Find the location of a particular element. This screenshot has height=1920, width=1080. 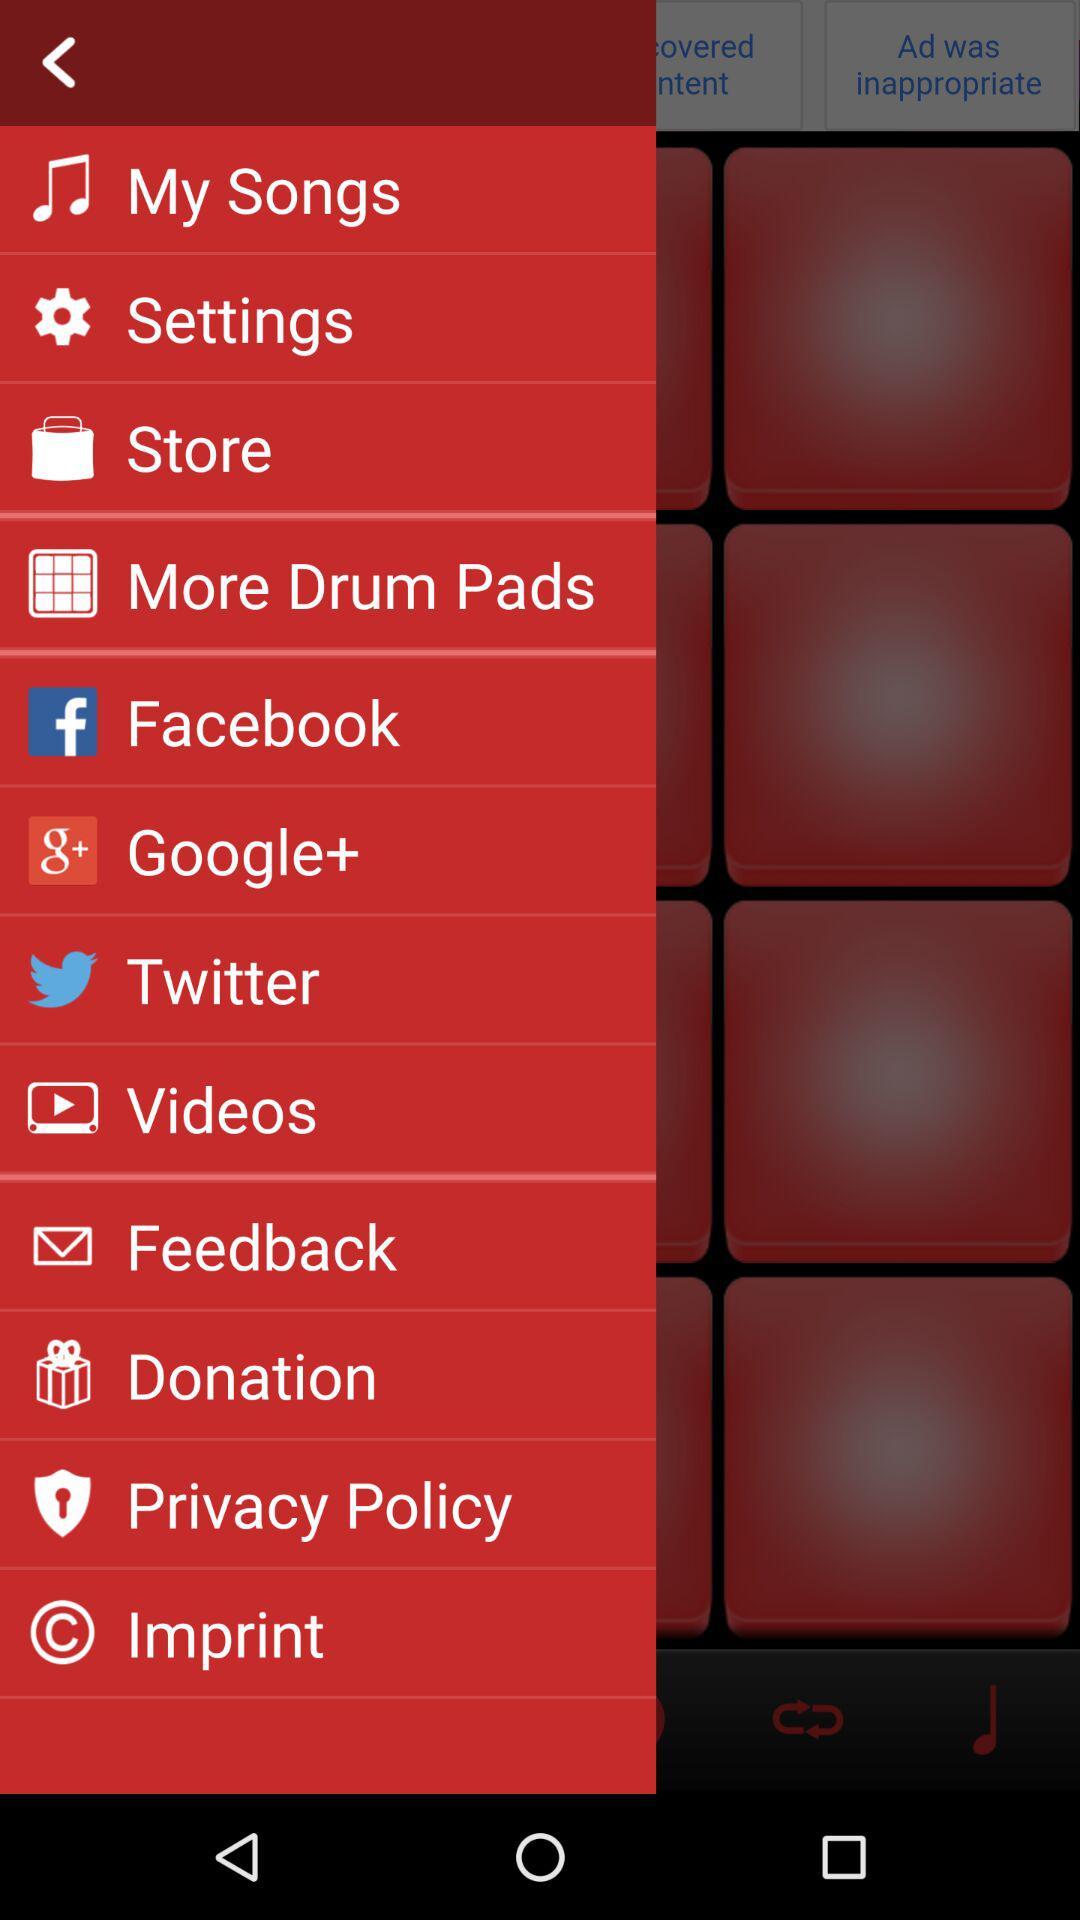

app below the twitter app is located at coordinates (222, 1107).